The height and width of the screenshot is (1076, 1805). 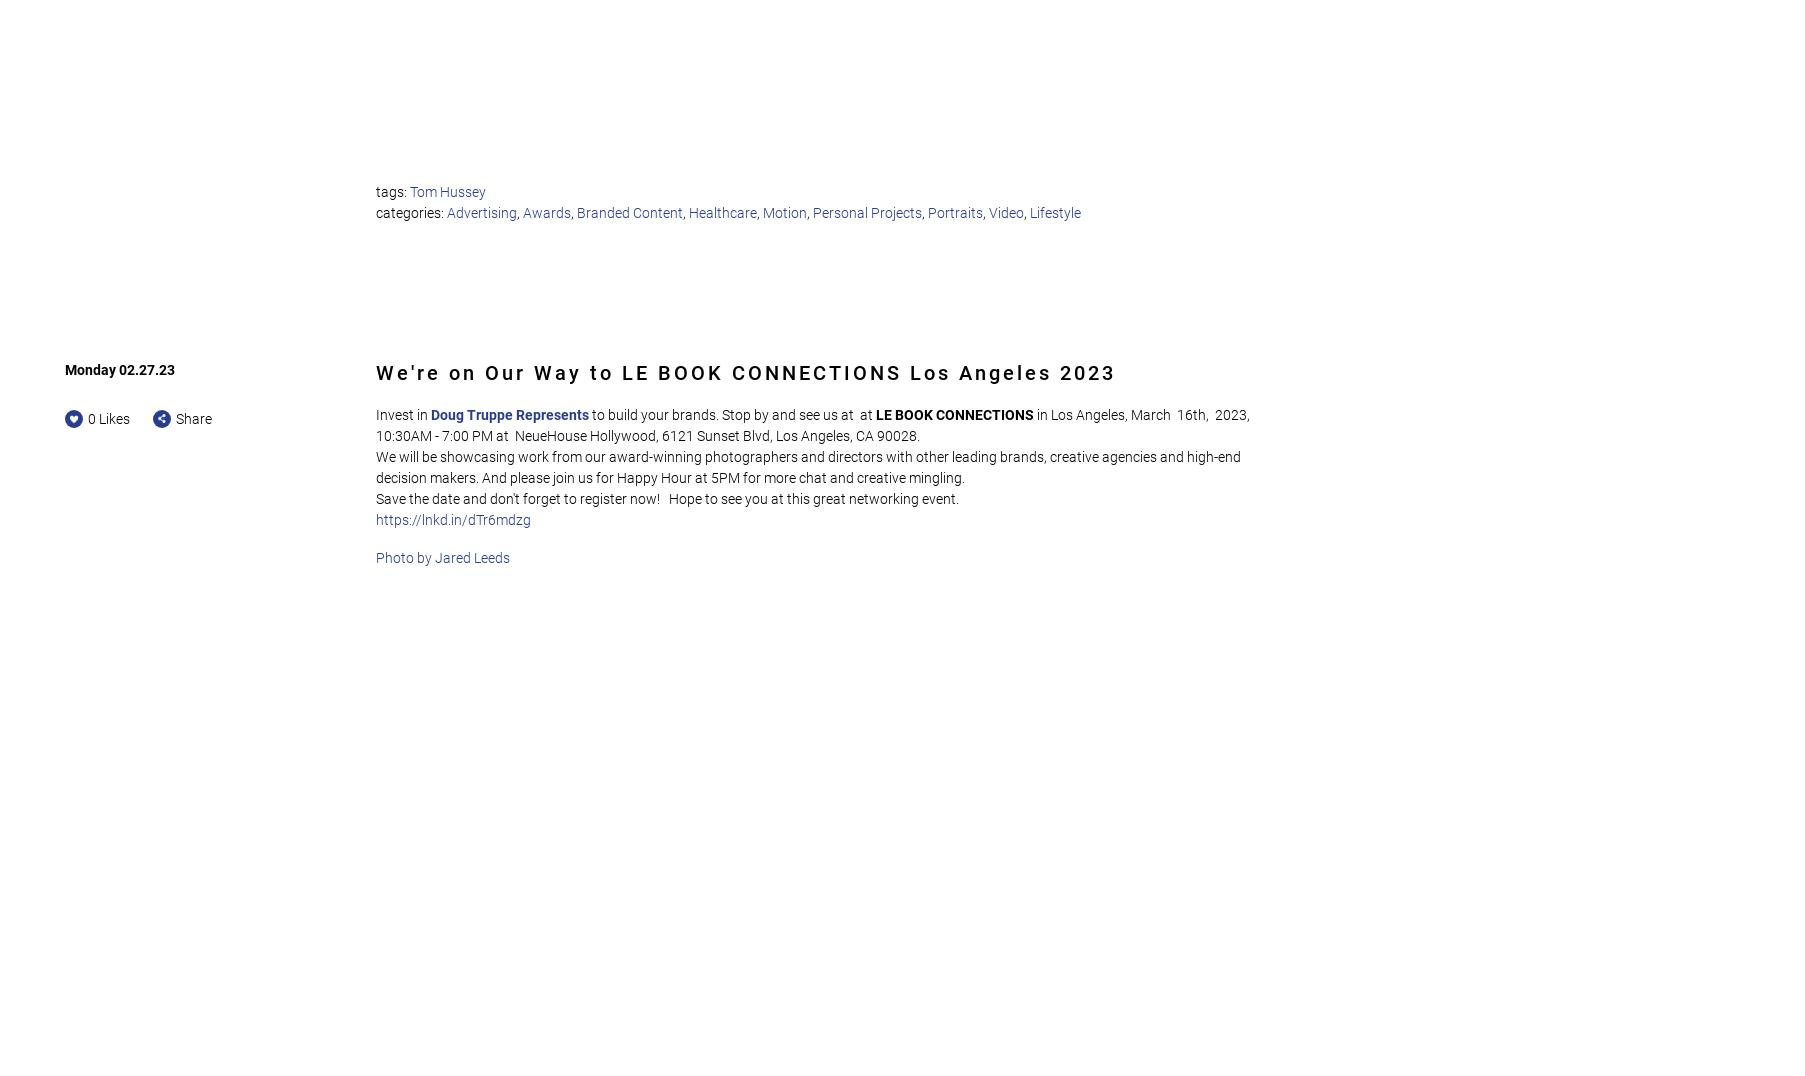 What do you see at coordinates (745, 370) in the screenshot?
I see `'We're on Our Way to LE BOOK CONNECTIONS Los Angeles 2023'` at bounding box center [745, 370].